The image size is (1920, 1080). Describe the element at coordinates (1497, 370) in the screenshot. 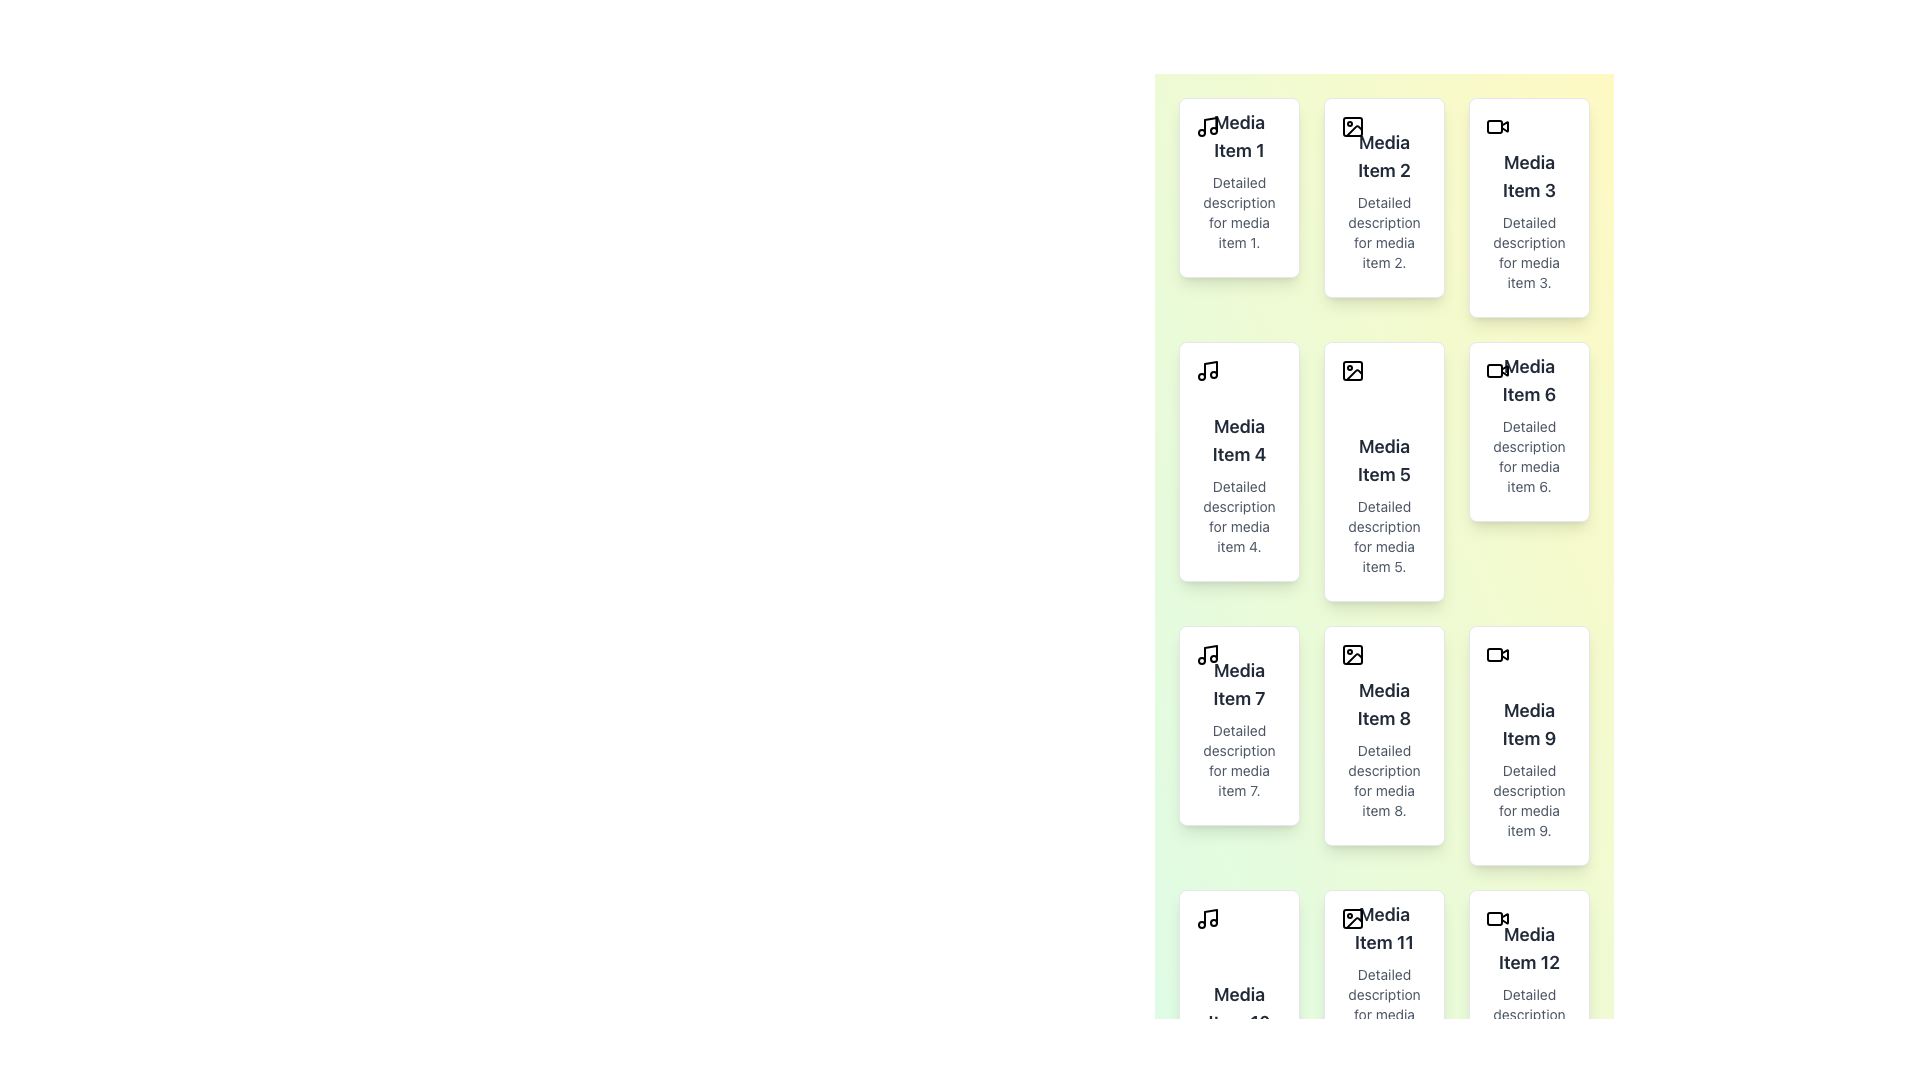

I see `the video-related content indicator icon located at the top-left corner of the 'Media Item 6' card in the grid layout` at that location.